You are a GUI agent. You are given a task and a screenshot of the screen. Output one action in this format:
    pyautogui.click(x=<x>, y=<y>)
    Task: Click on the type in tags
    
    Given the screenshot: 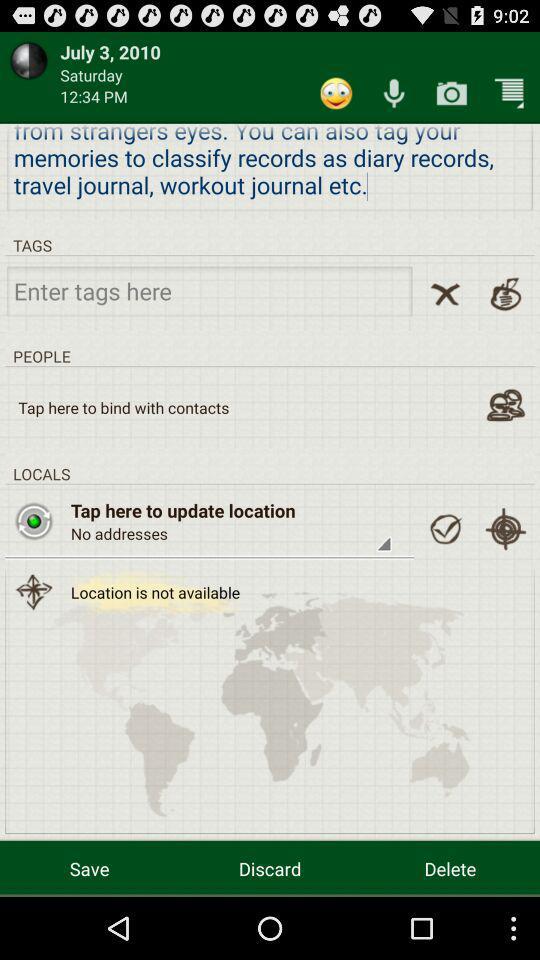 What is the action you would take?
    pyautogui.click(x=208, y=289)
    